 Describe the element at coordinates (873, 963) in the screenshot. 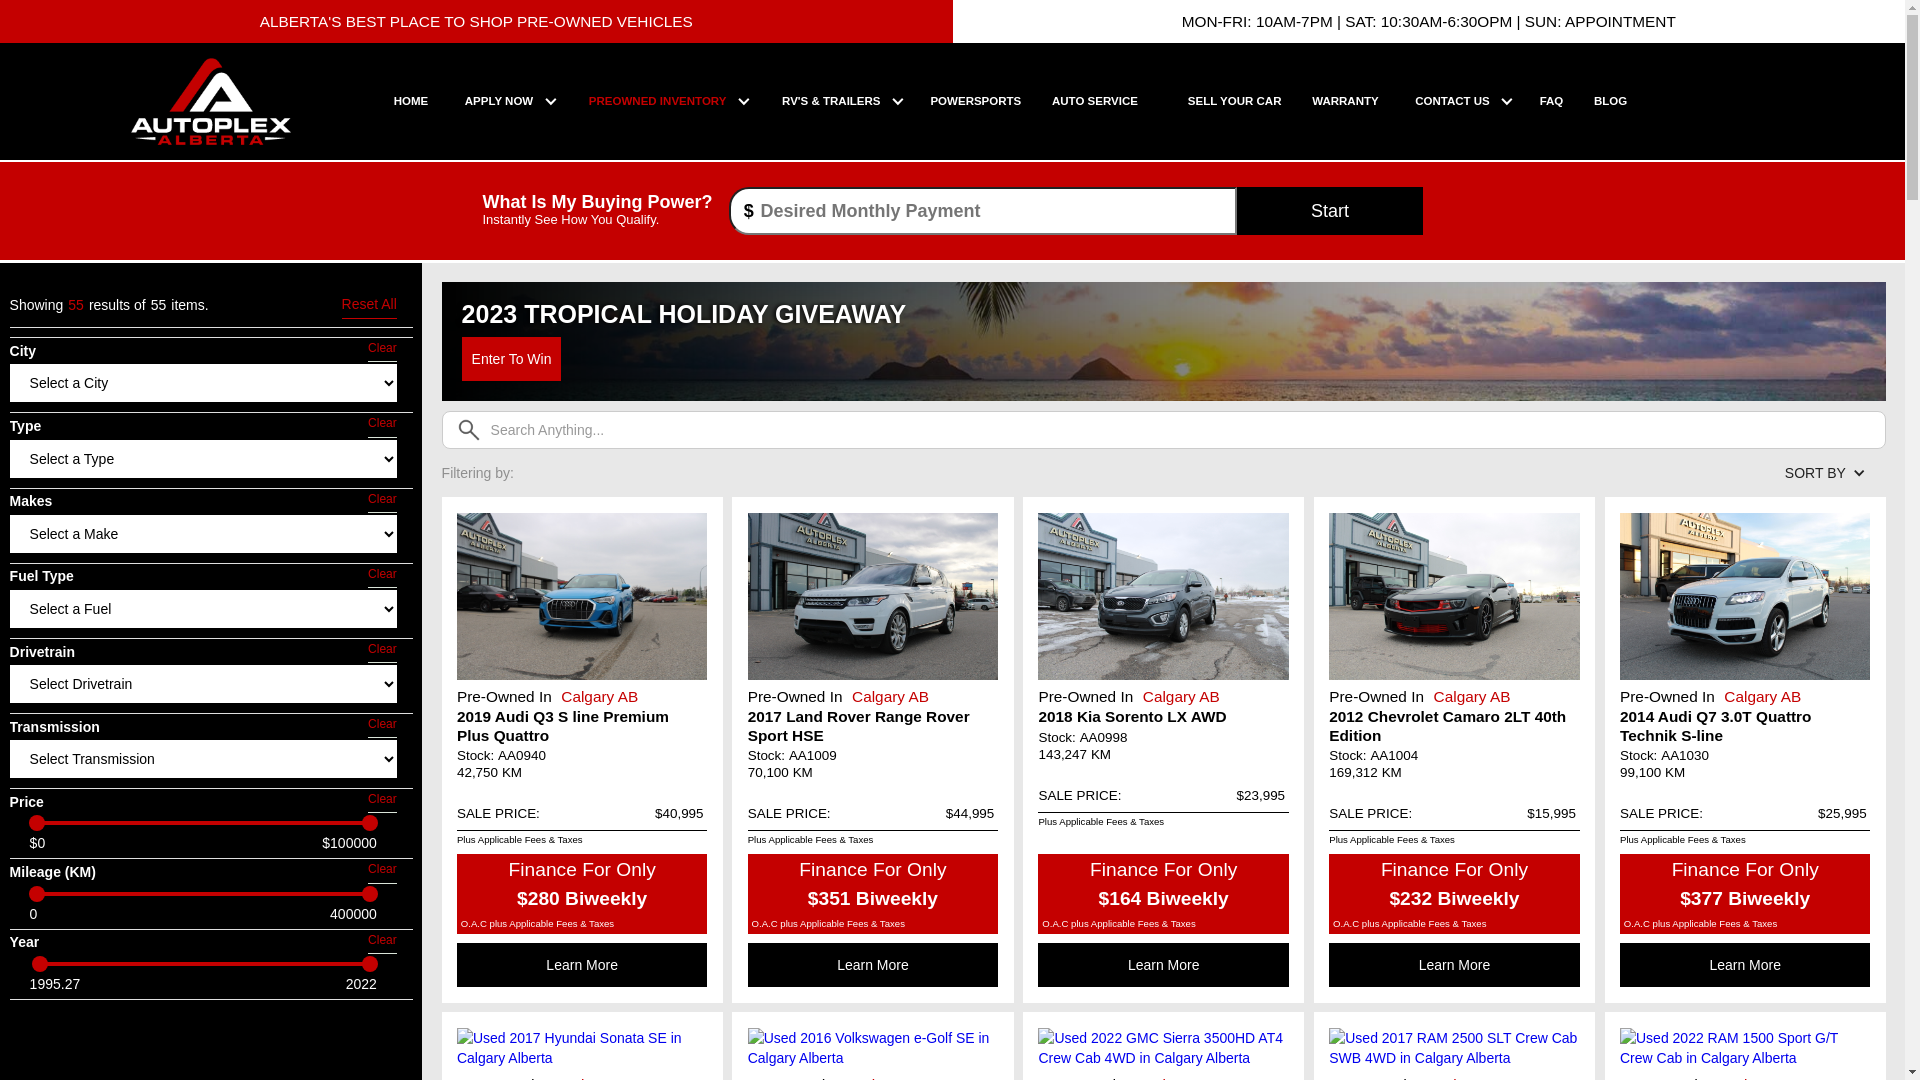

I see `'Learn More'` at that location.